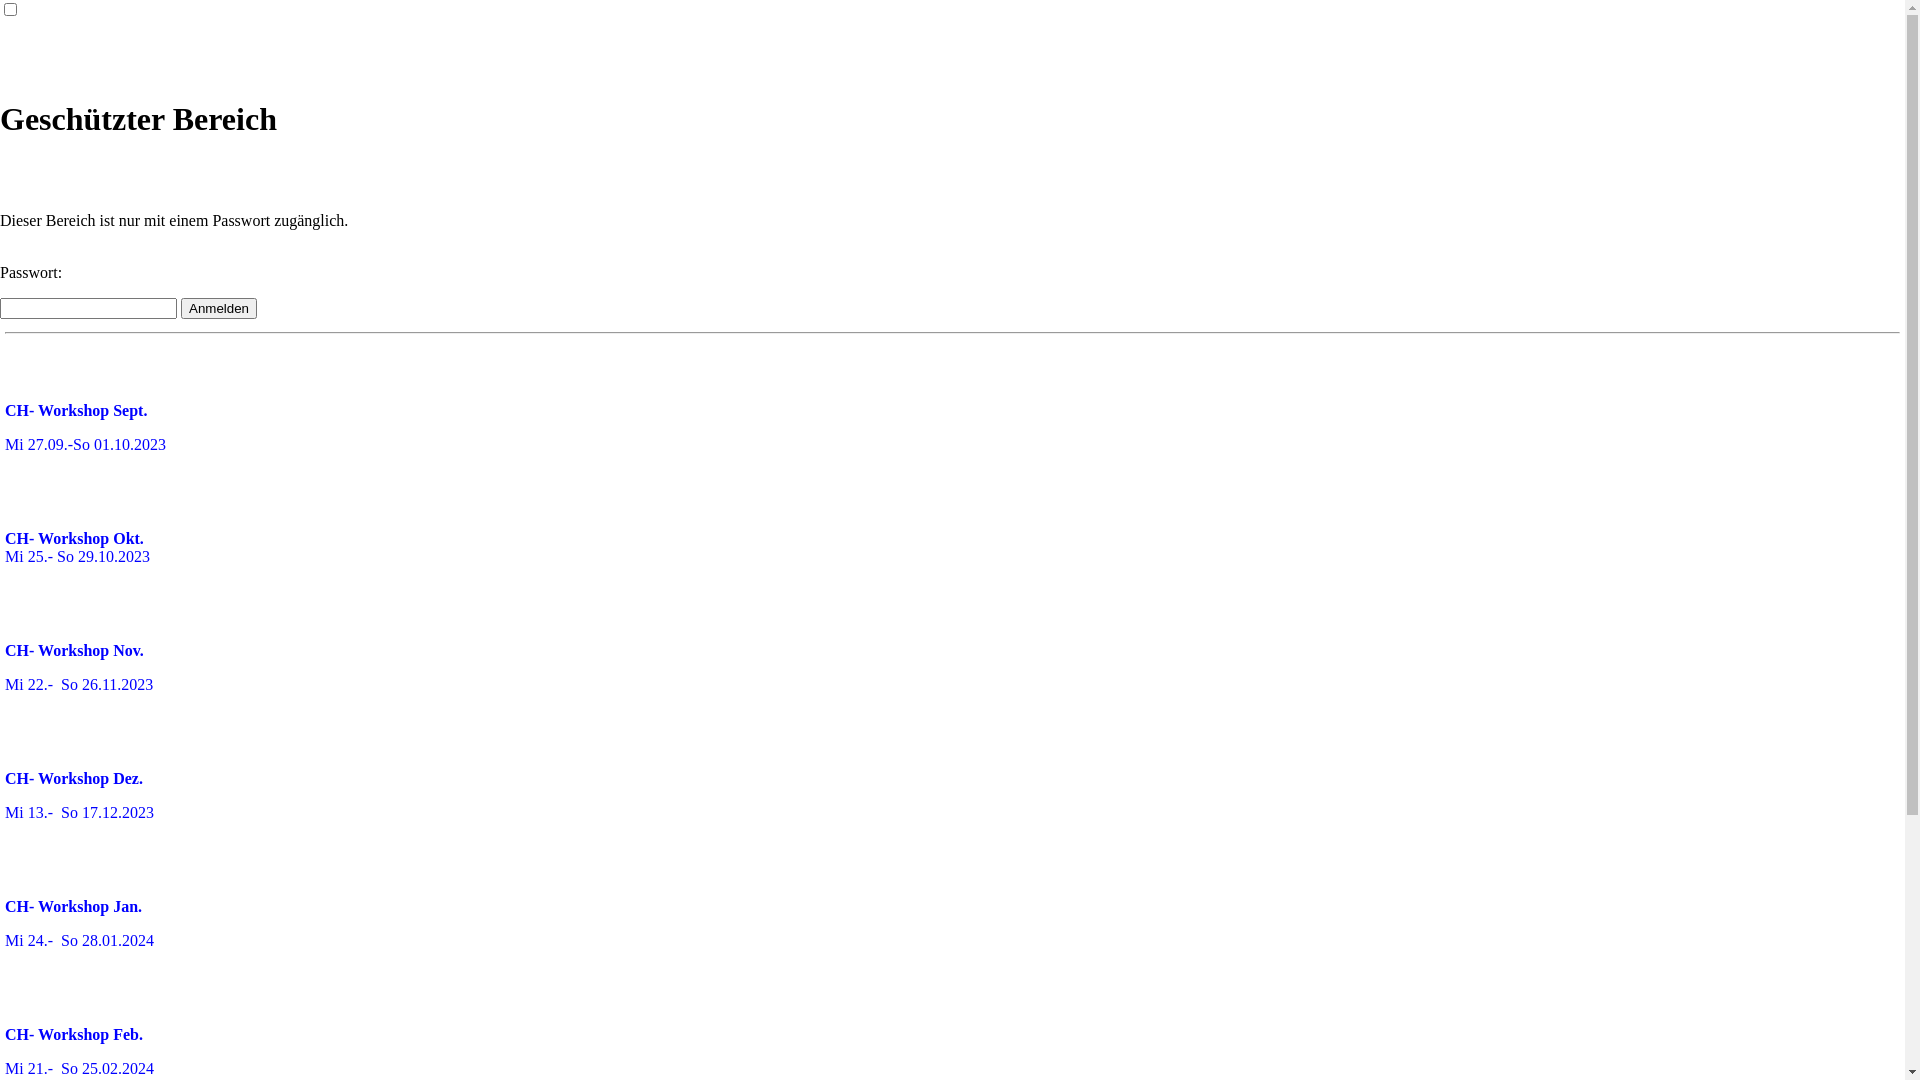  Describe the element at coordinates (181, 308) in the screenshot. I see `'Anmelden'` at that location.